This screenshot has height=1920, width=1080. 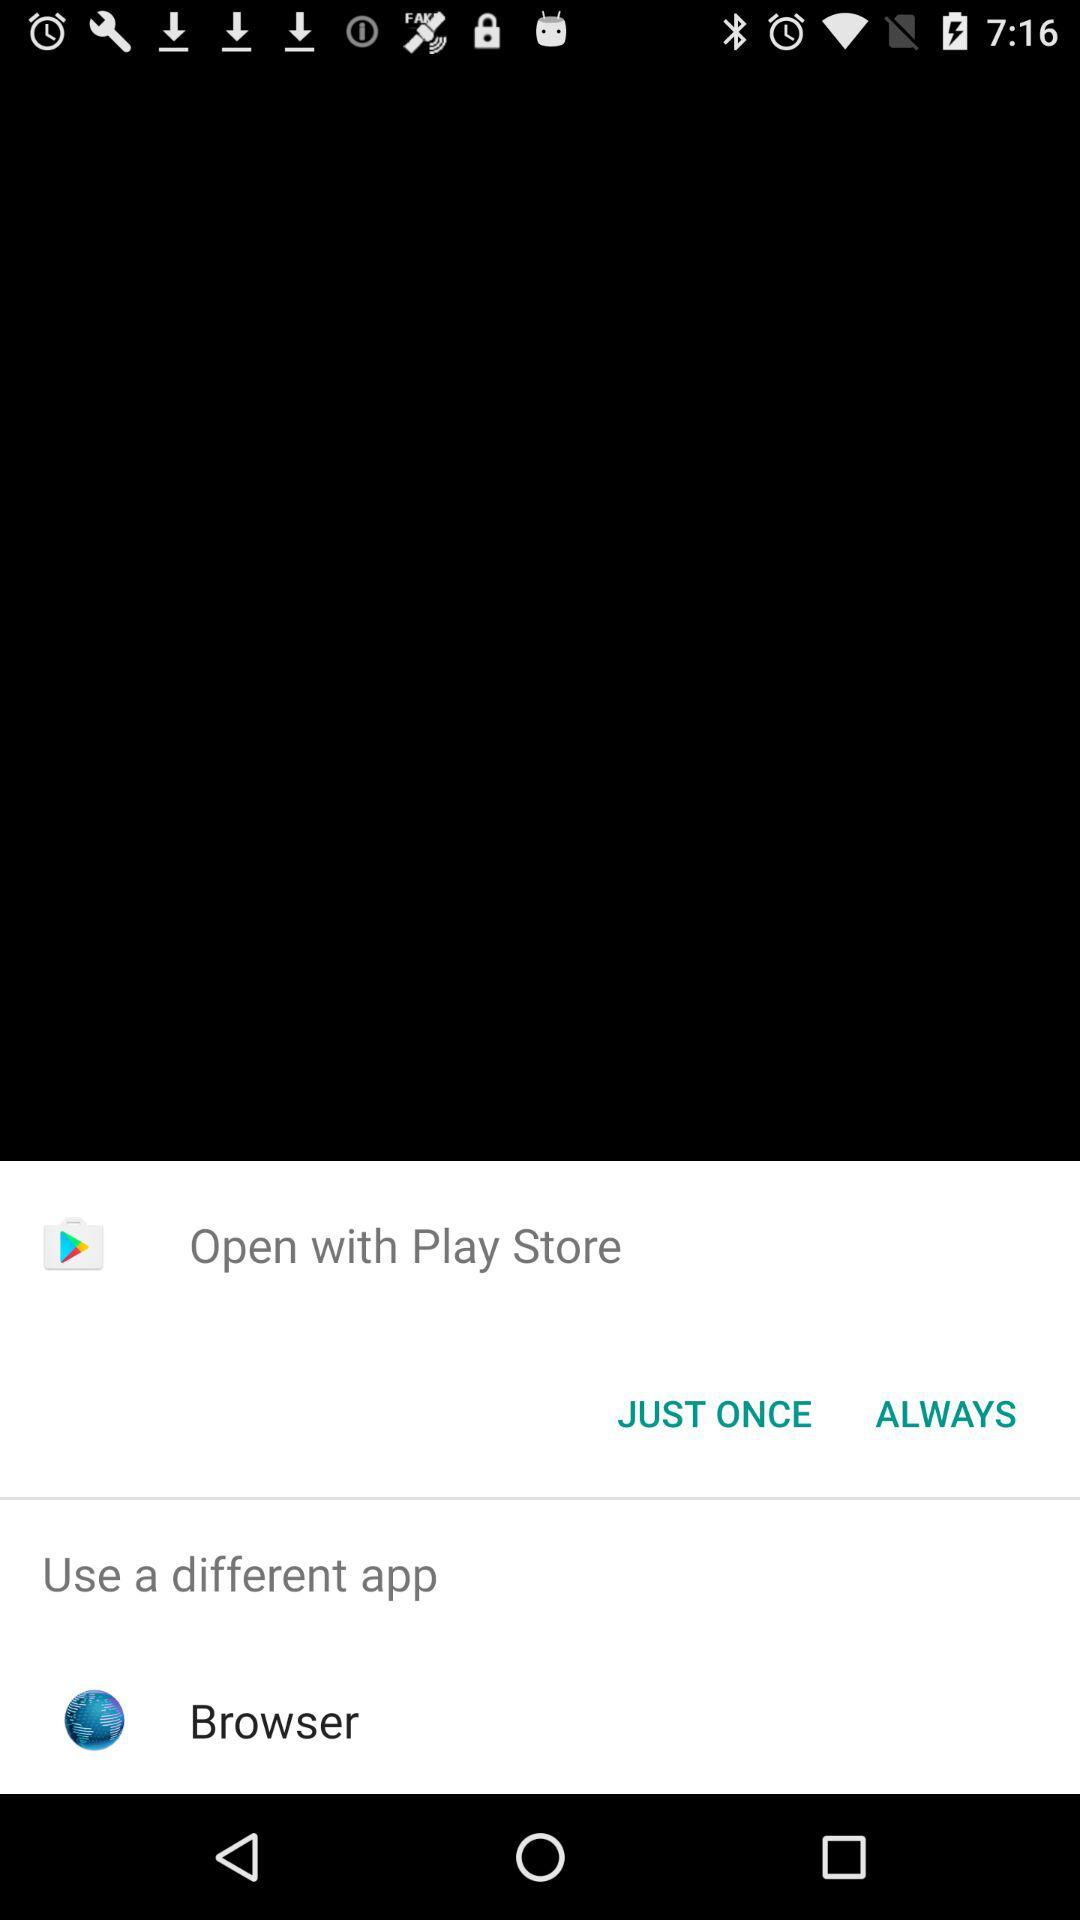 What do you see at coordinates (945, 1411) in the screenshot?
I see `item next to the just once icon` at bounding box center [945, 1411].